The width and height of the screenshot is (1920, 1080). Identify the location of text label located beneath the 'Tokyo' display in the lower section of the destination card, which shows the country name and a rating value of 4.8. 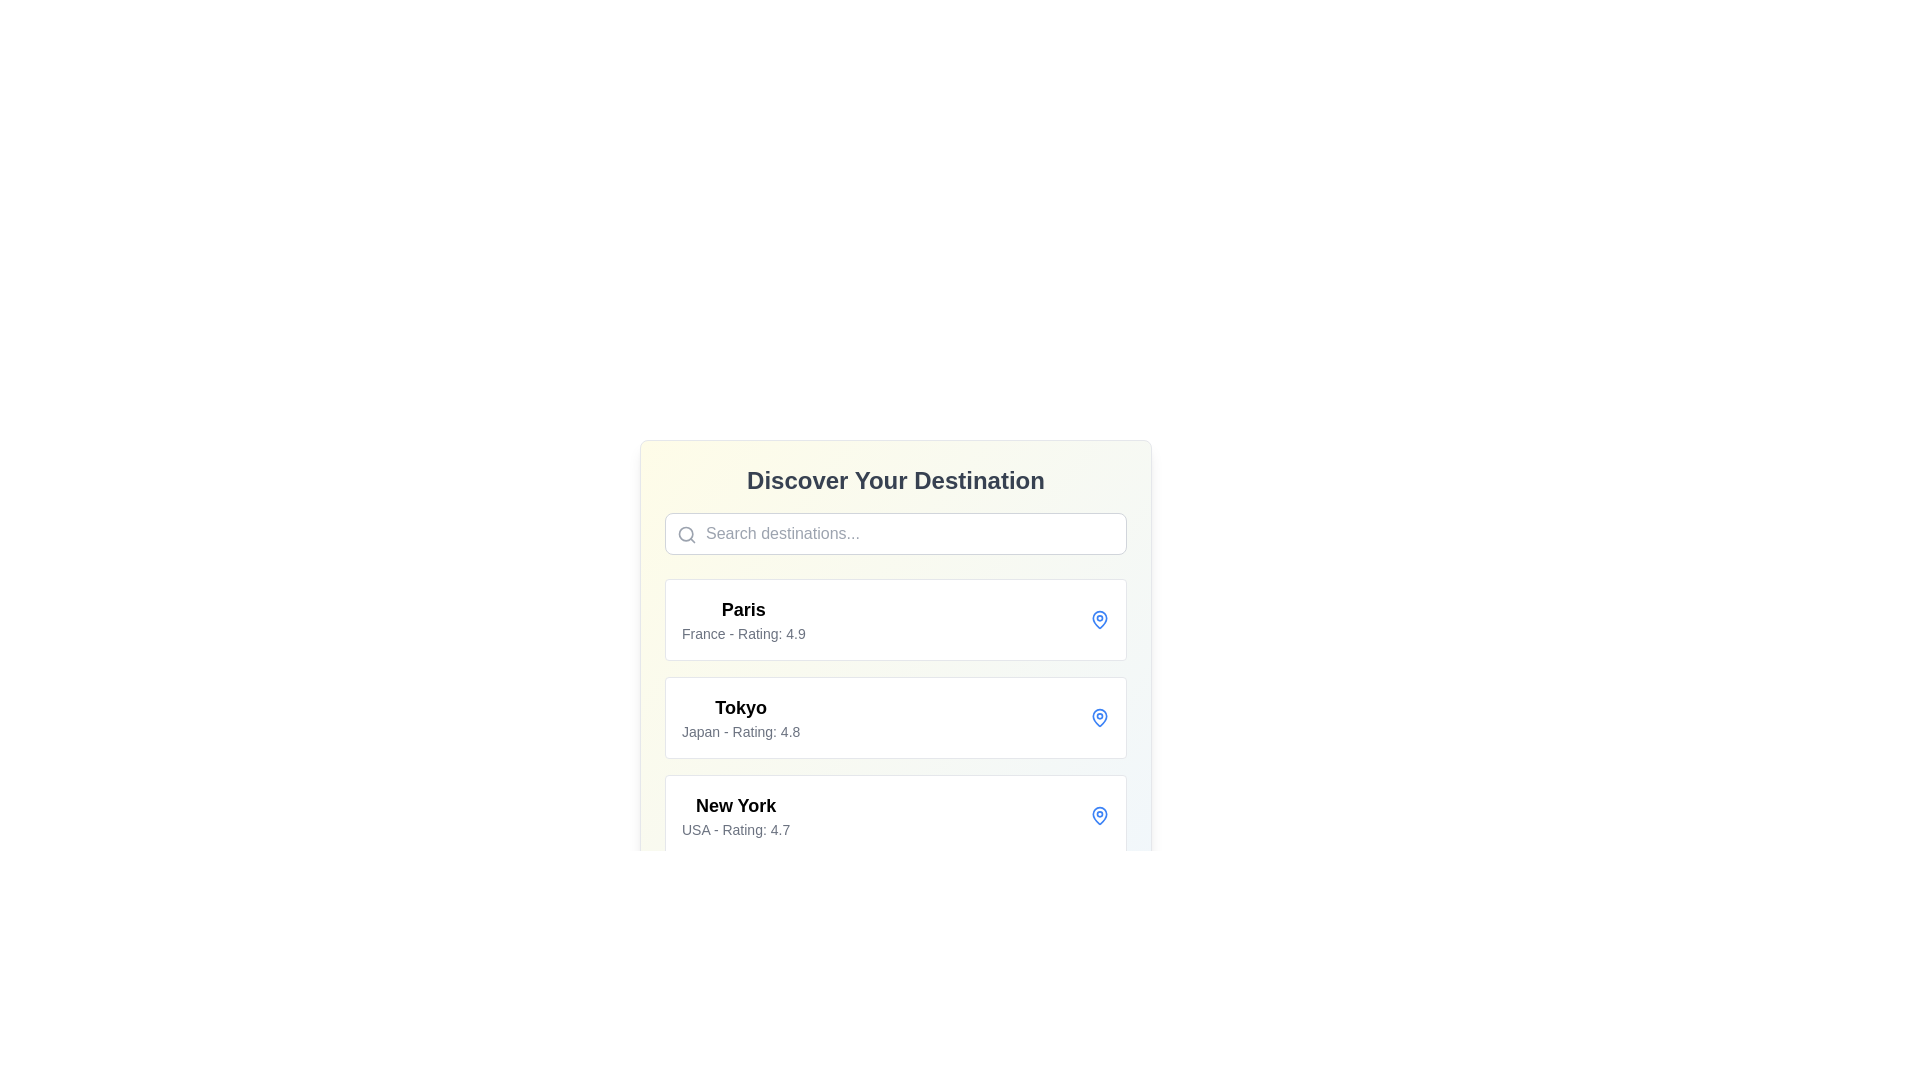
(740, 732).